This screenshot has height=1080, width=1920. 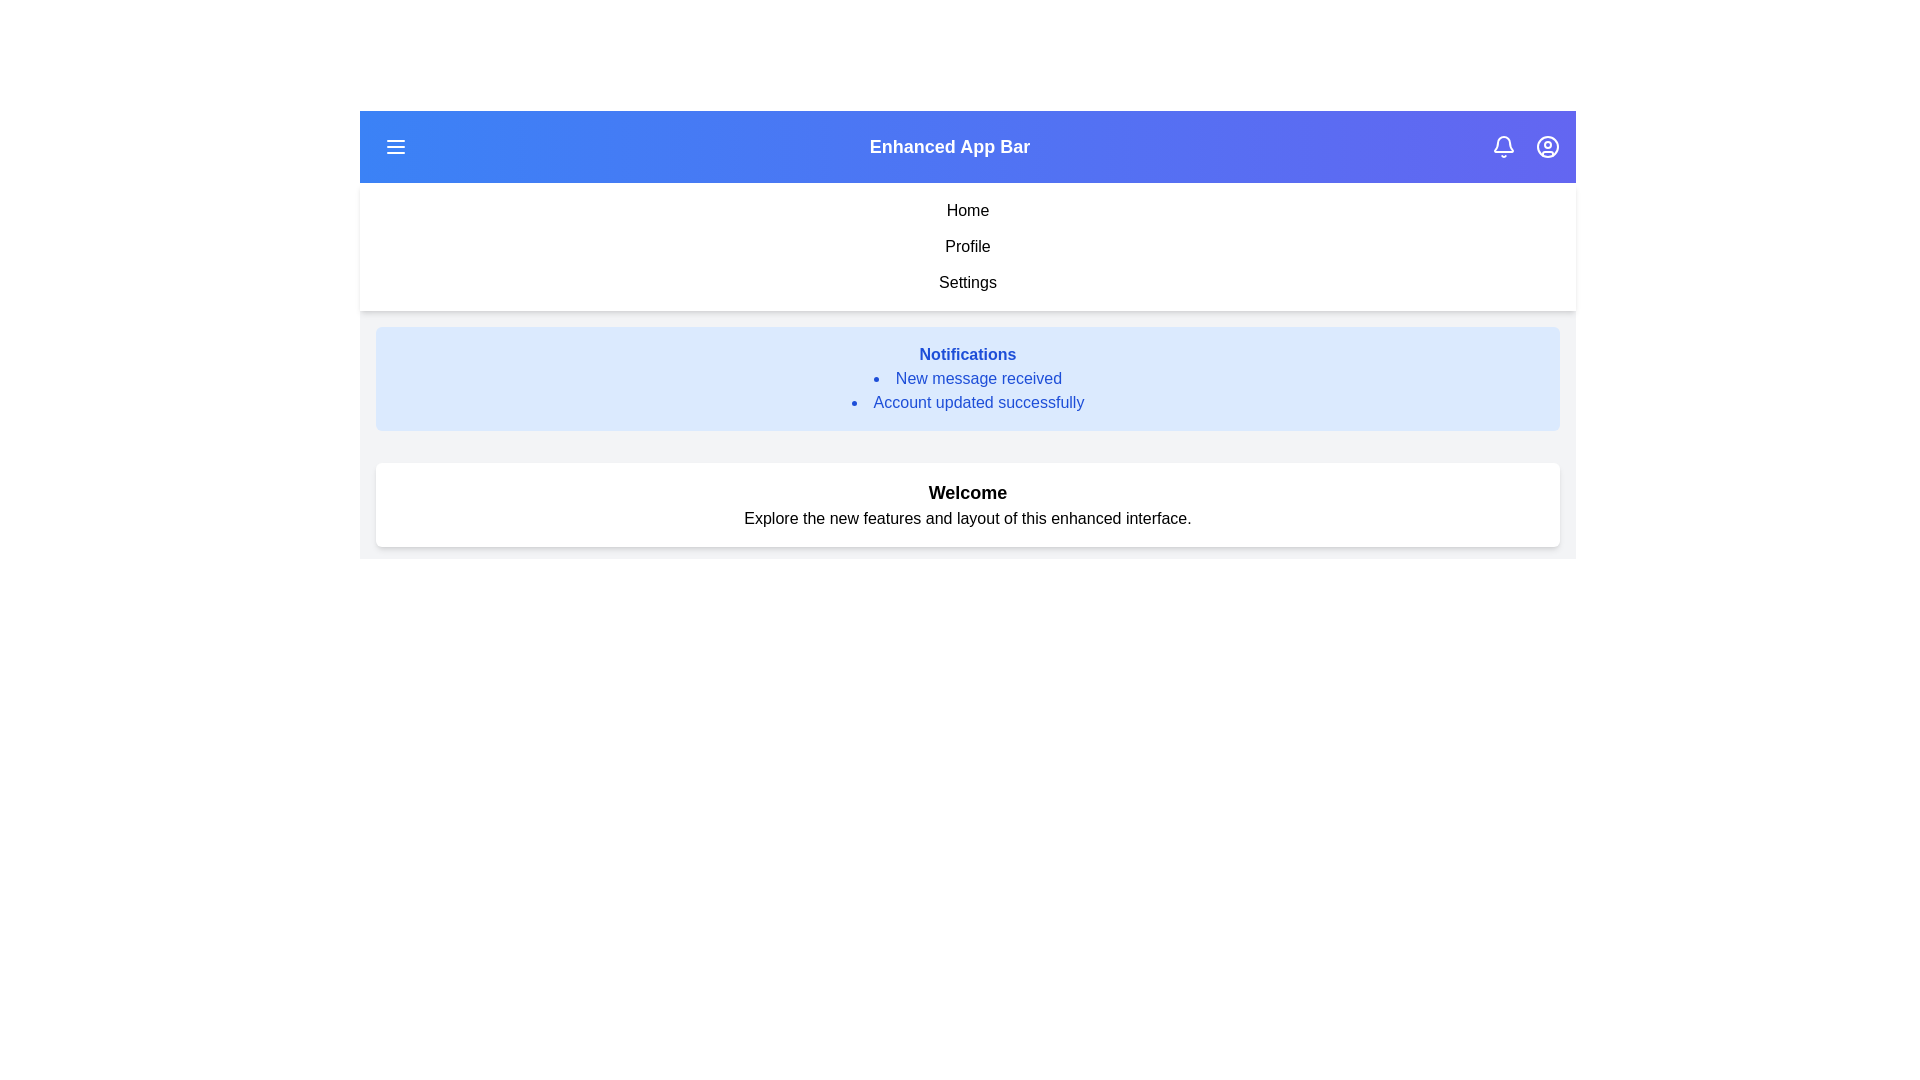 I want to click on the menu item labeled Profile to navigate to the corresponding section, so click(x=968, y=245).